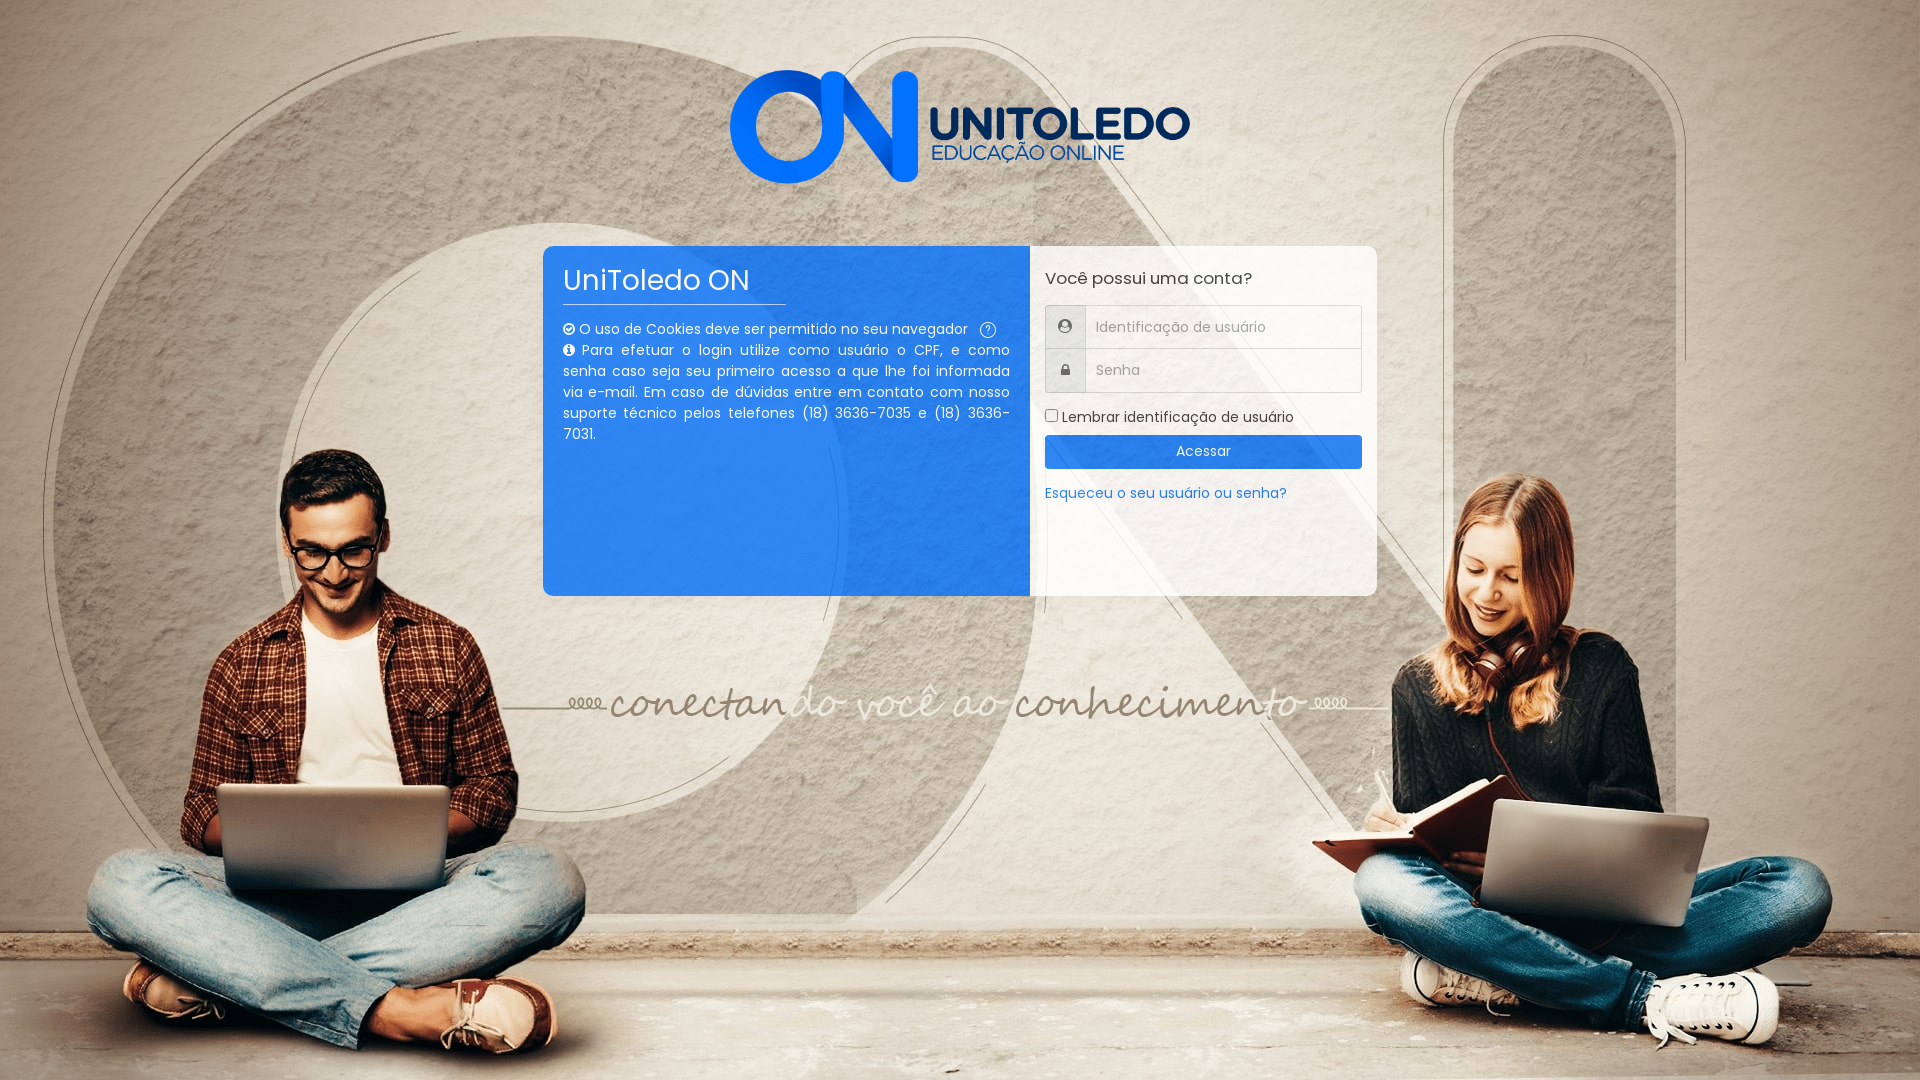  What do you see at coordinates (1203, 451) in the screenshot?
I see `'Acessar'` at bounding box center [1203, 451].